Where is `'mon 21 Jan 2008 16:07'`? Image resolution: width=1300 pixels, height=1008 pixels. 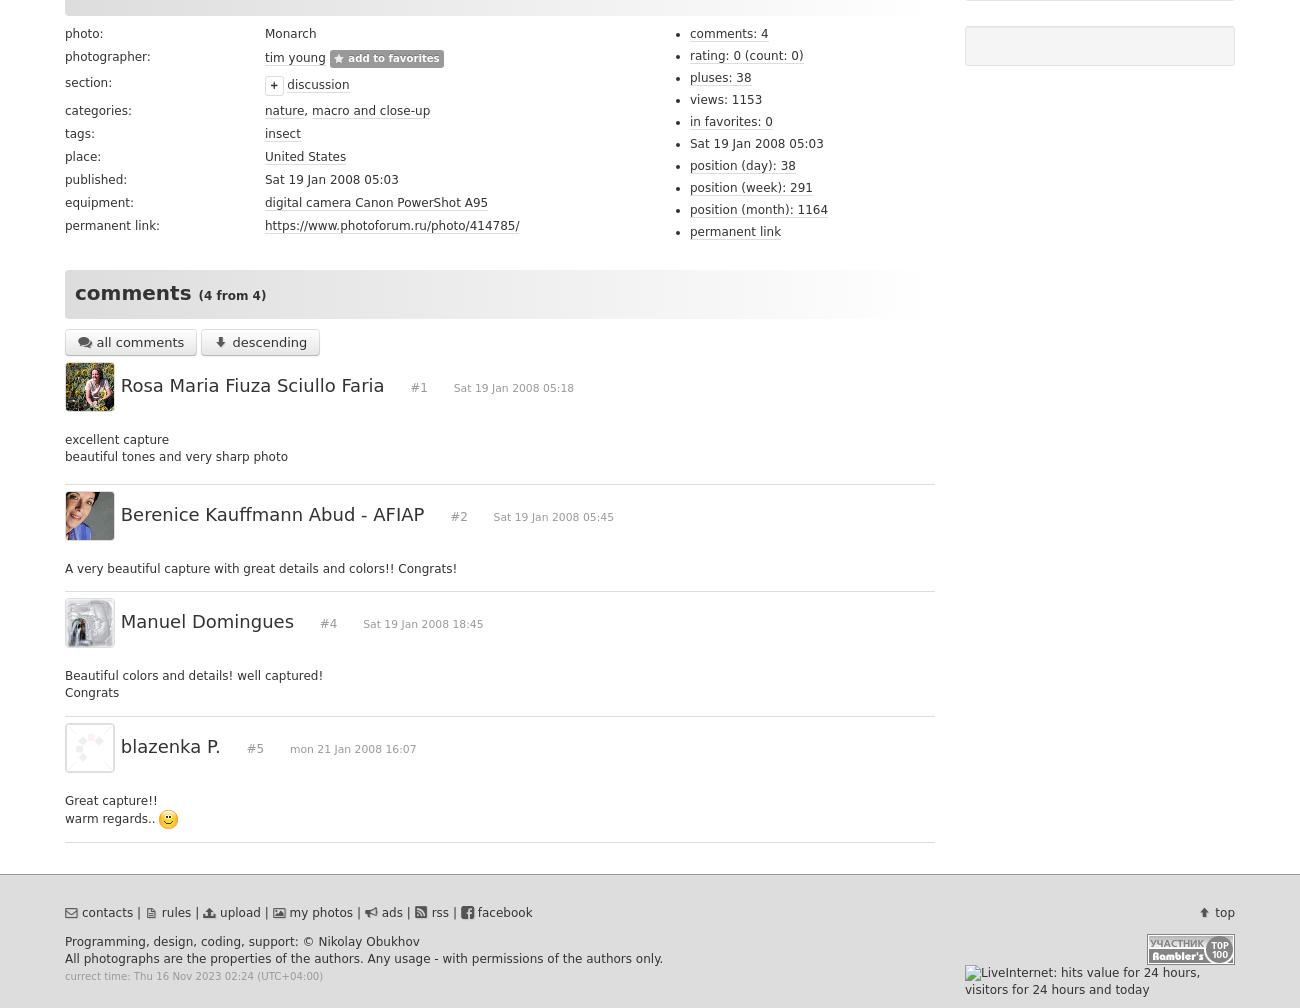
'mon 21 Jan 2008 16:07' is located at coordinates (351, 748).